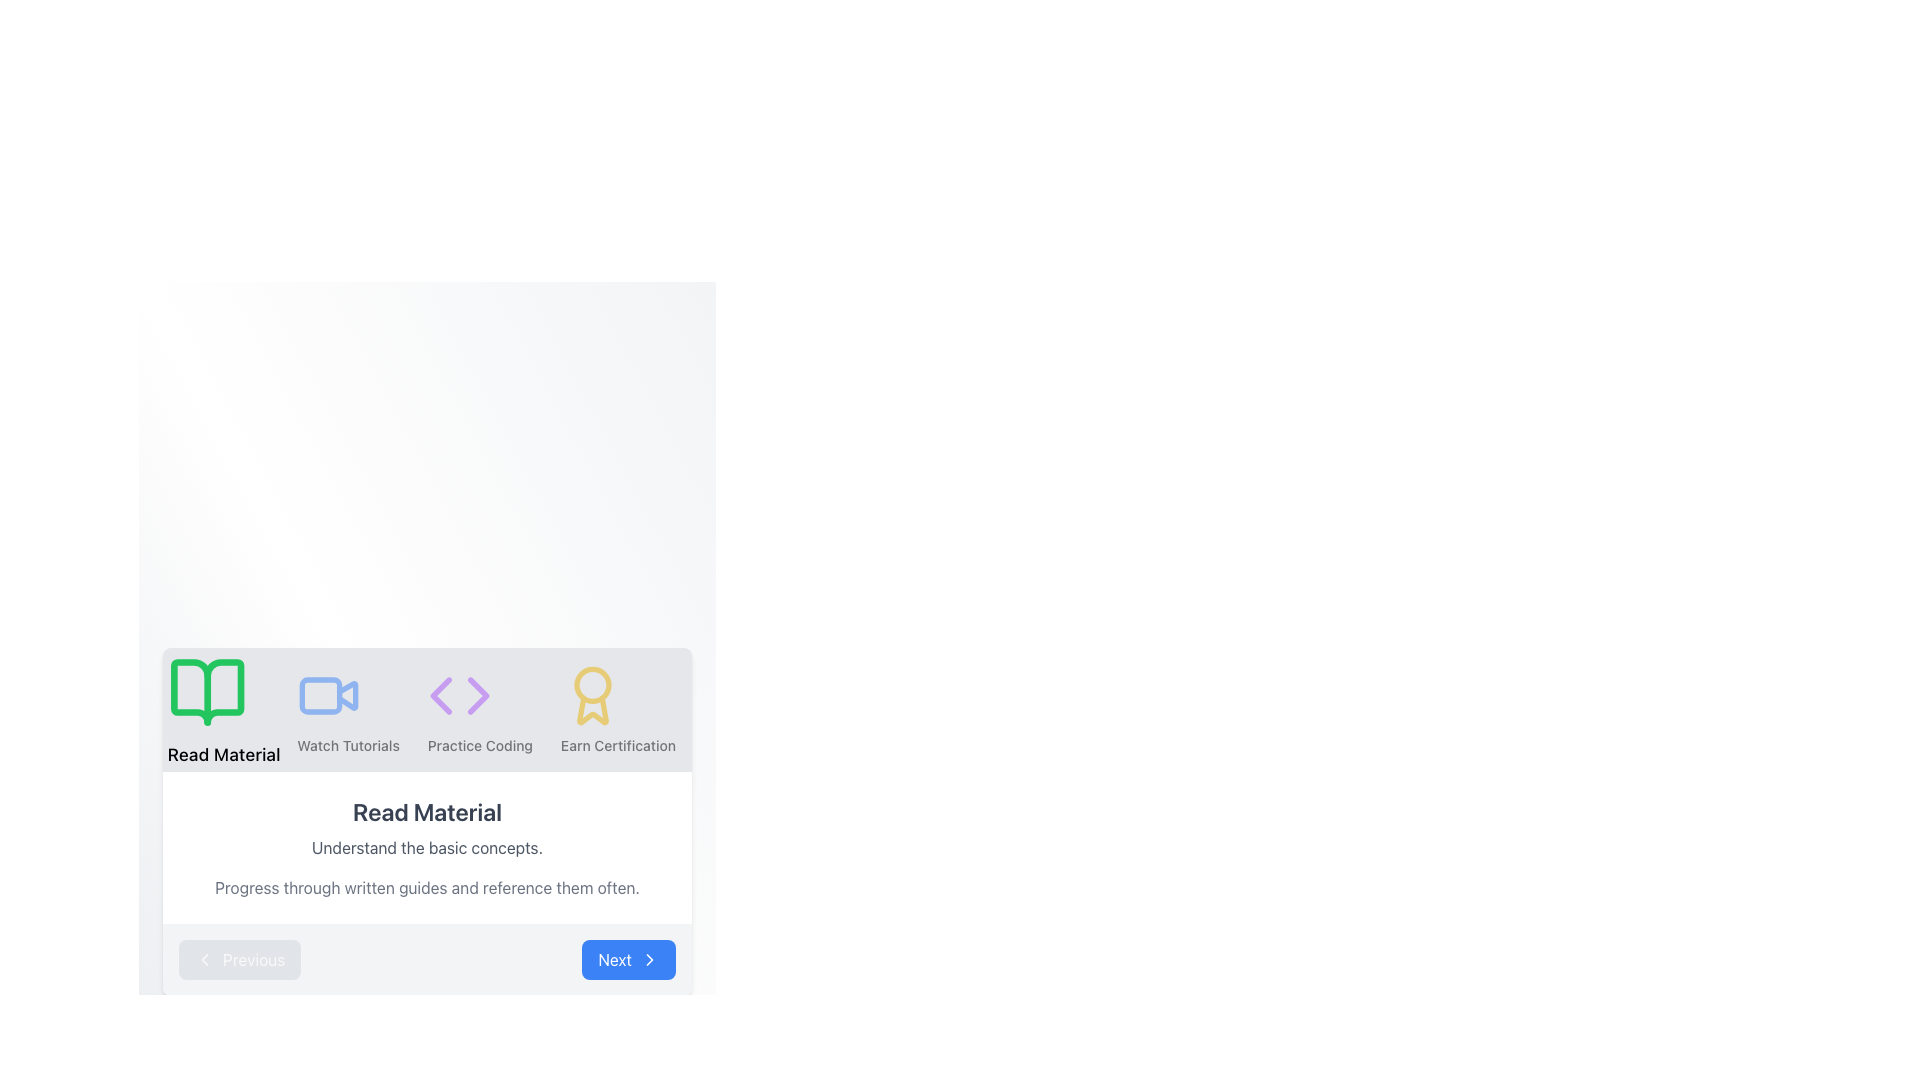  What do you see at coordinates (477, 694) in the screenshot?
I see `the rightward-pointing triangular icon located in the bottom area of the interface, specifically the third icon from the left in the row of icons` at bounding box center [477, 694].